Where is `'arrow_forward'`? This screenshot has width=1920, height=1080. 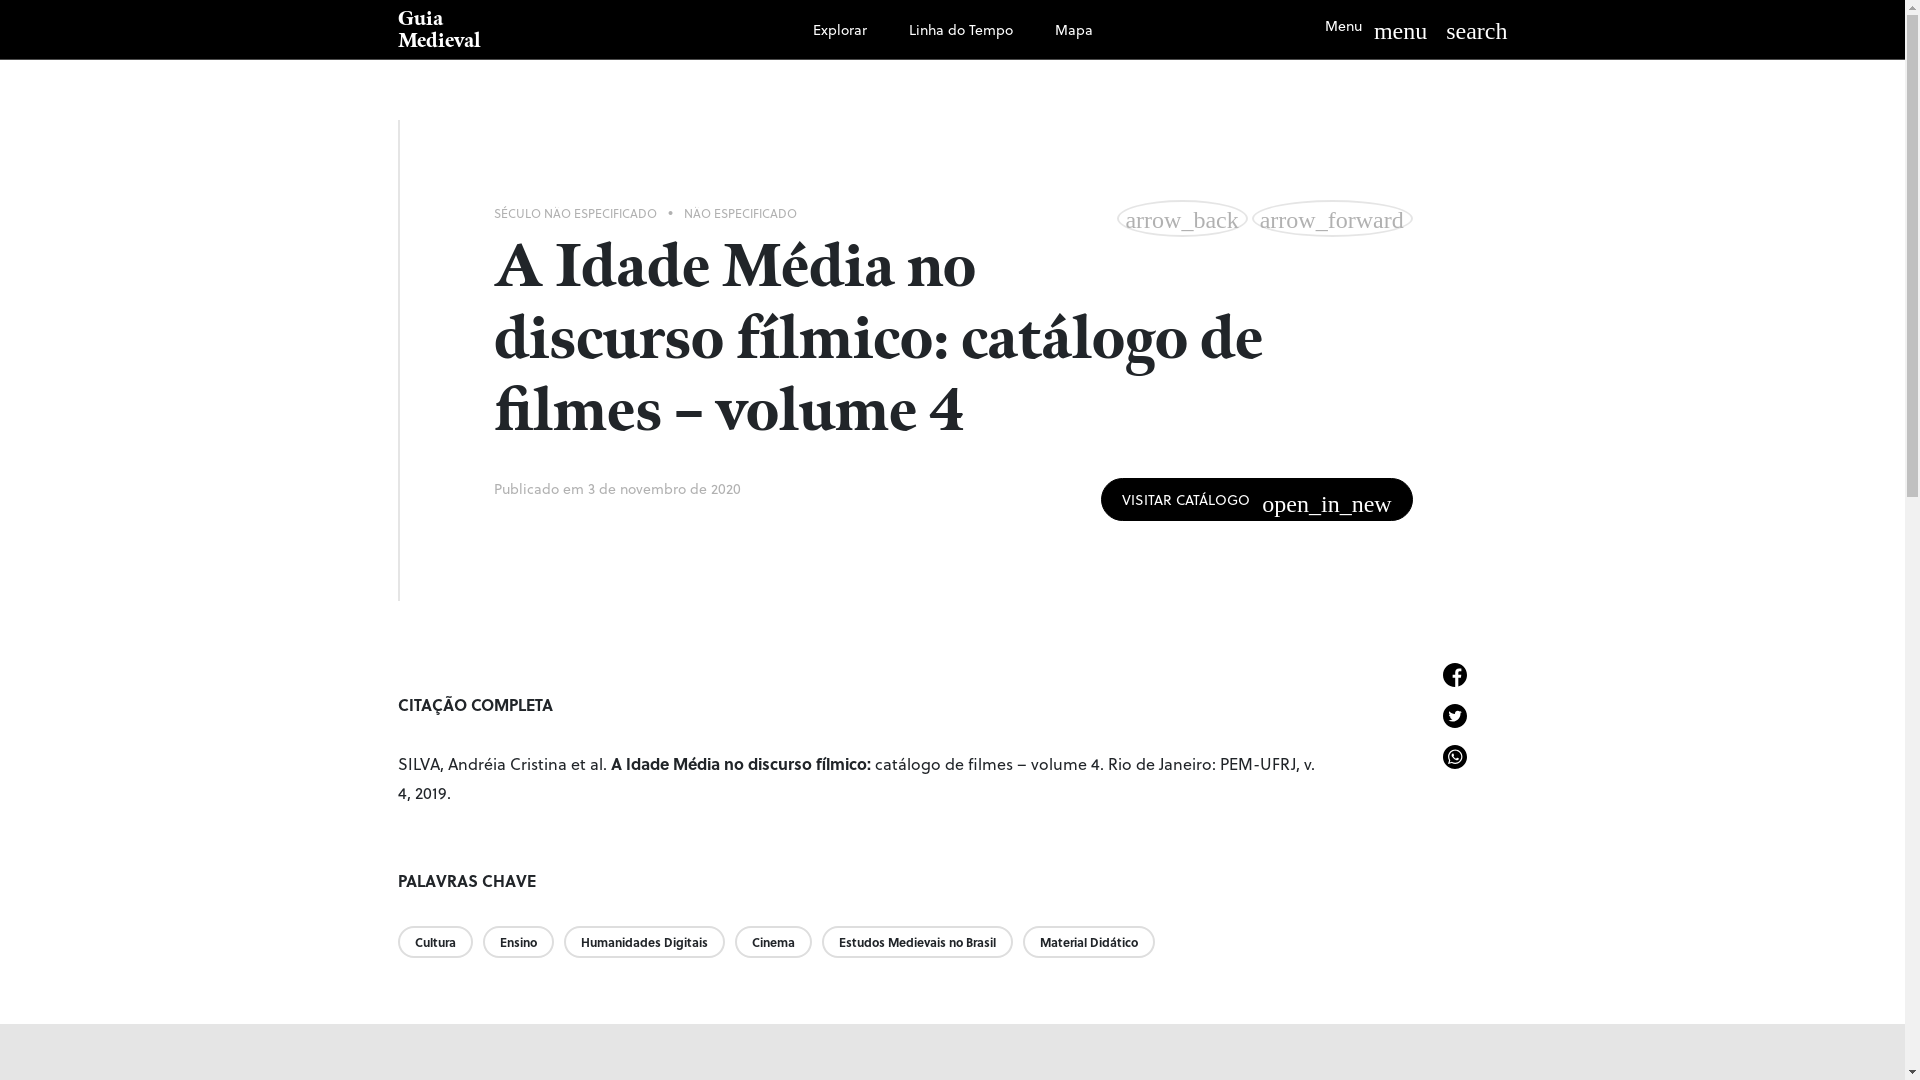
'arrow_forward' is located at coordinates (1332, 218).